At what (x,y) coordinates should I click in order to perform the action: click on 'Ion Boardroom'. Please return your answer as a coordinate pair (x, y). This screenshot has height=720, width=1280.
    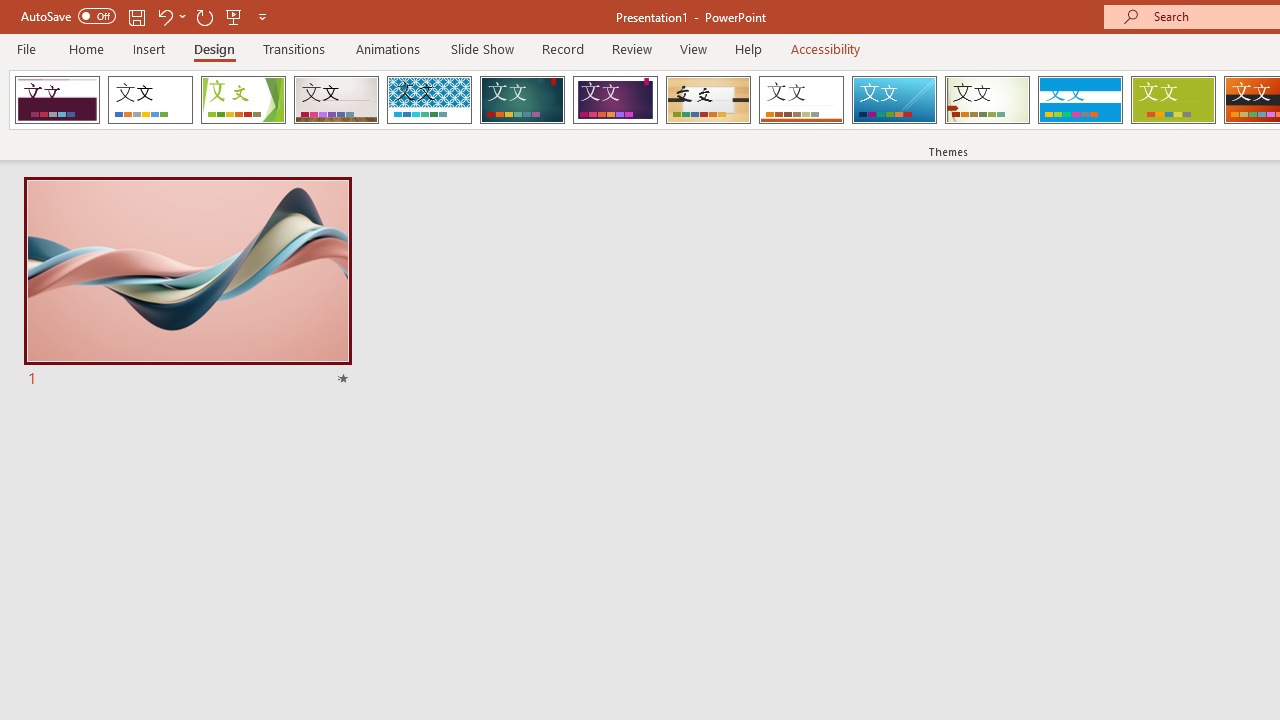
    Looking at the image, I should click on (614, 100).